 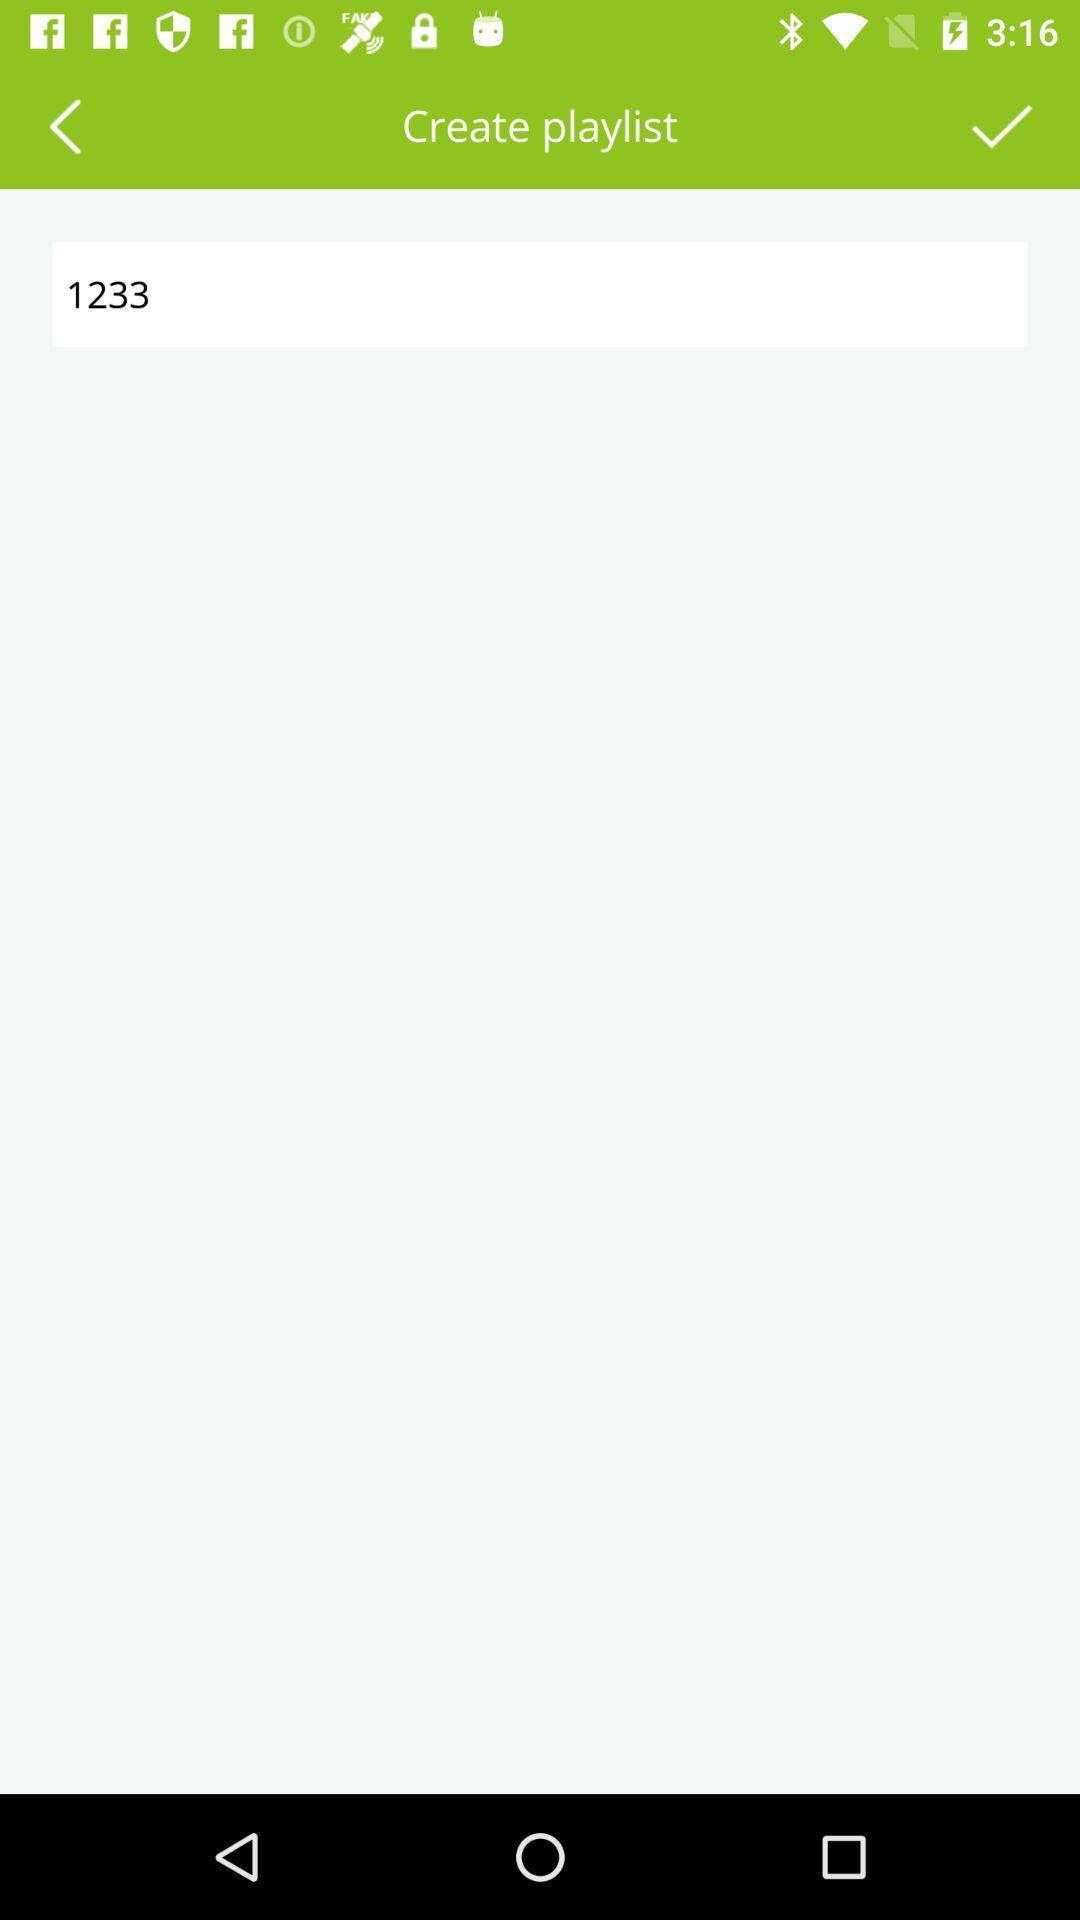 What do you see at coordinates (1002, 124) in the screenshot?
I see `finalize creating the playlist` at bounding box center [1002, 124].